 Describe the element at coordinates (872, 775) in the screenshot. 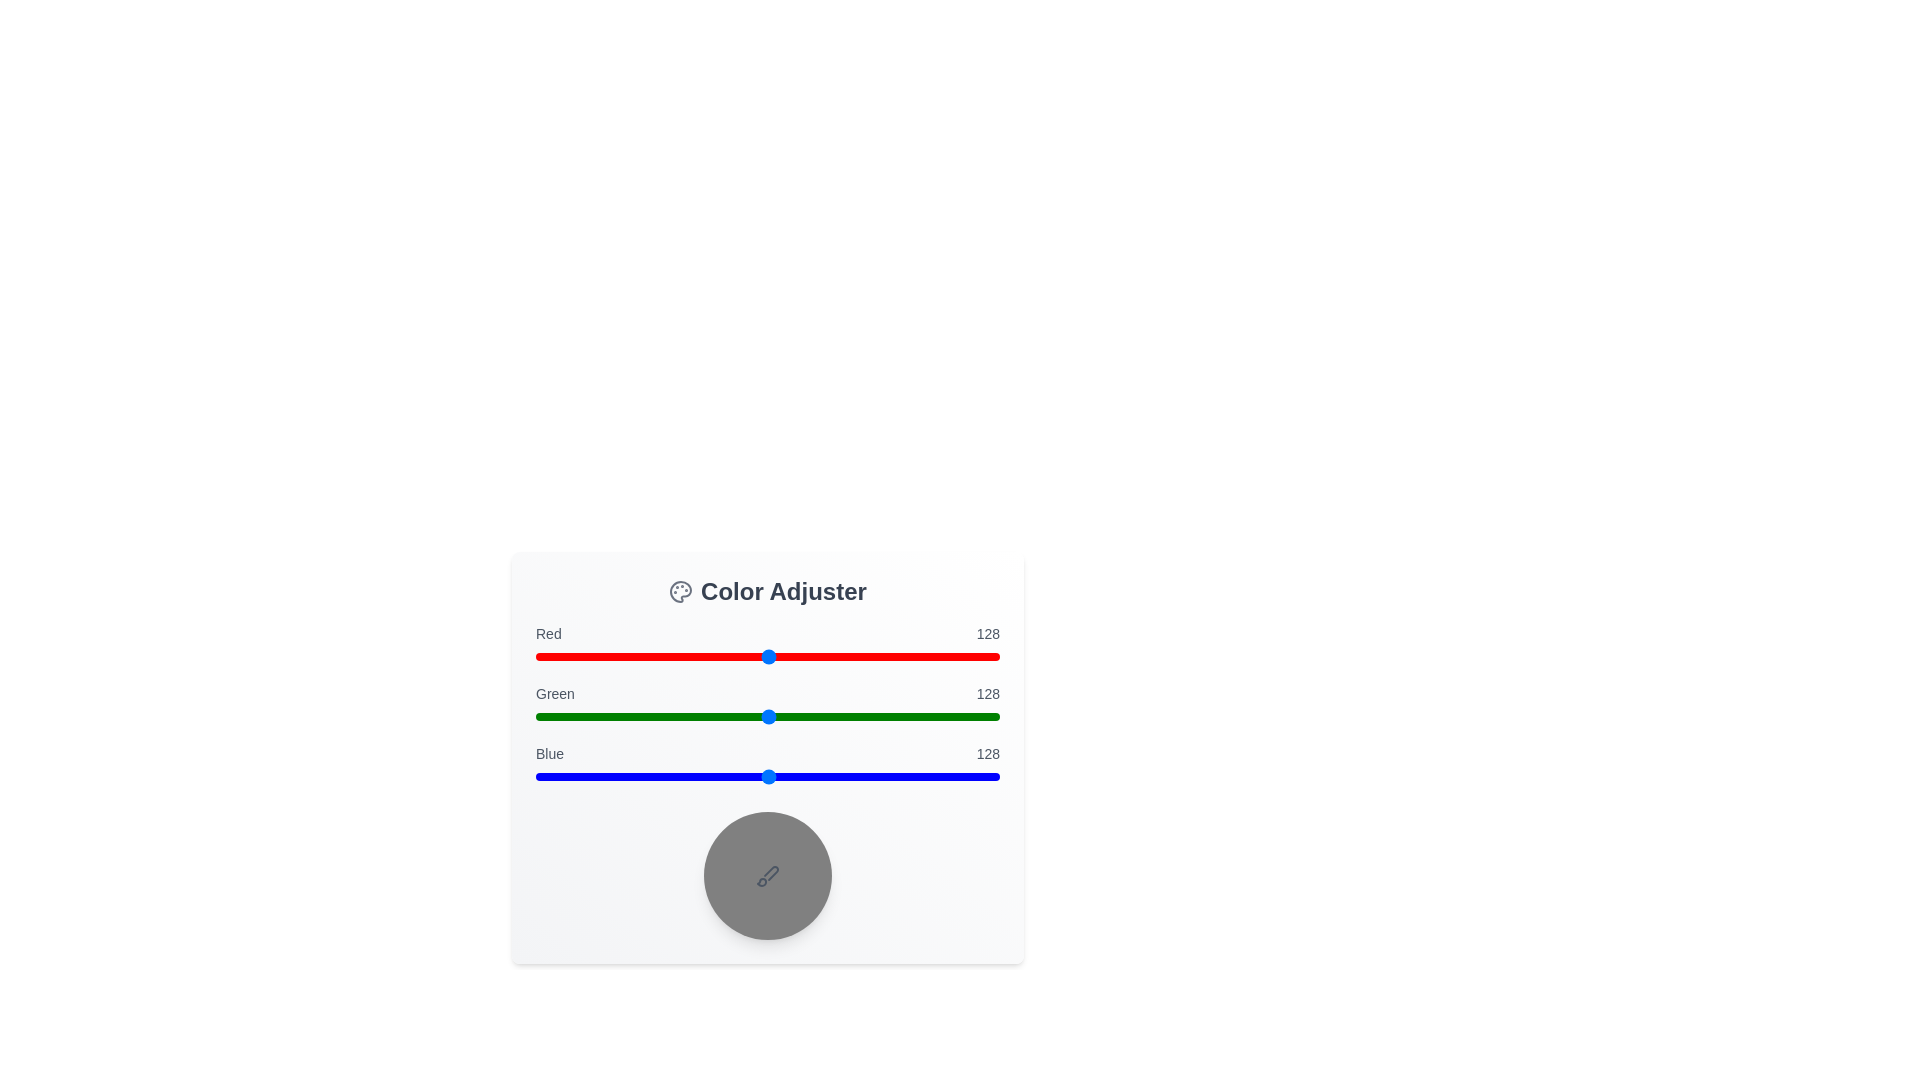

I see `the blue slider to set its value to 185` at that location.